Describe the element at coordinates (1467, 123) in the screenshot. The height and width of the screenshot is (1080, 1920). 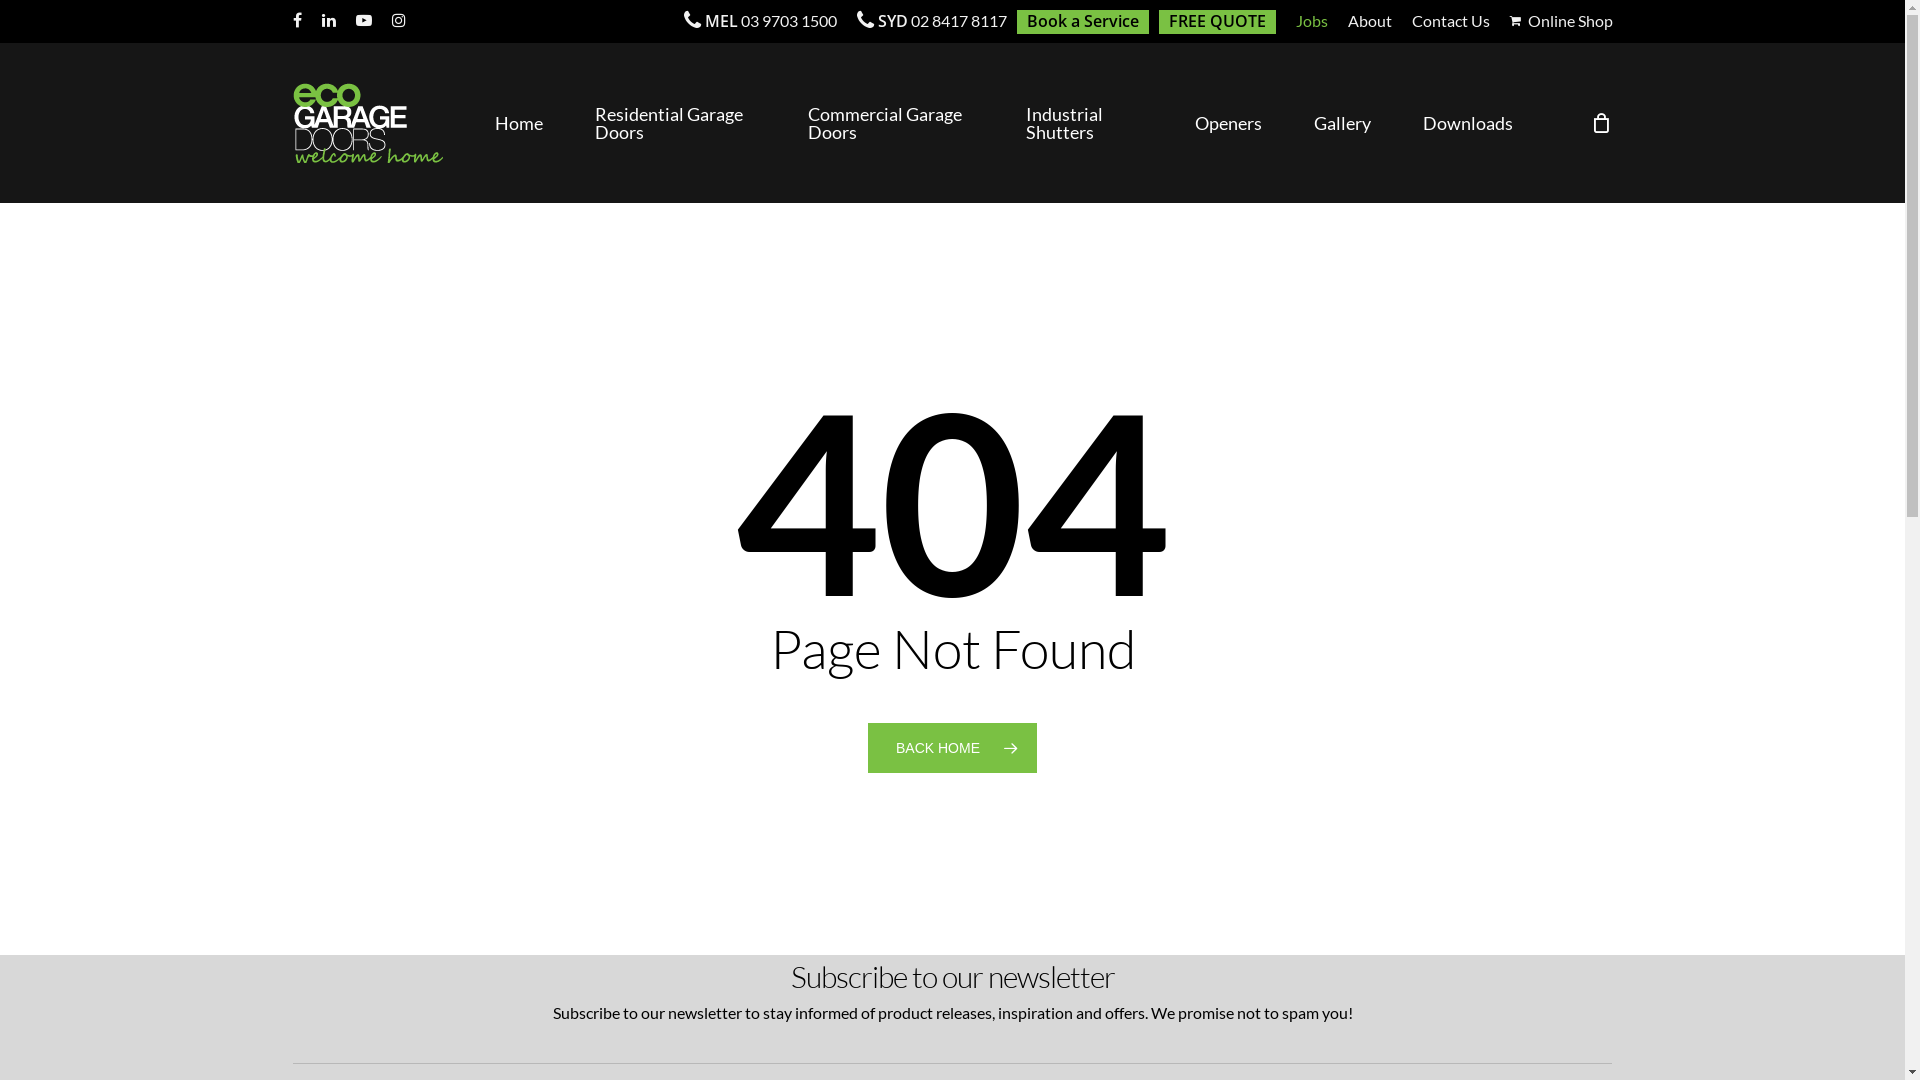
I see `'Downloads'` at that location.